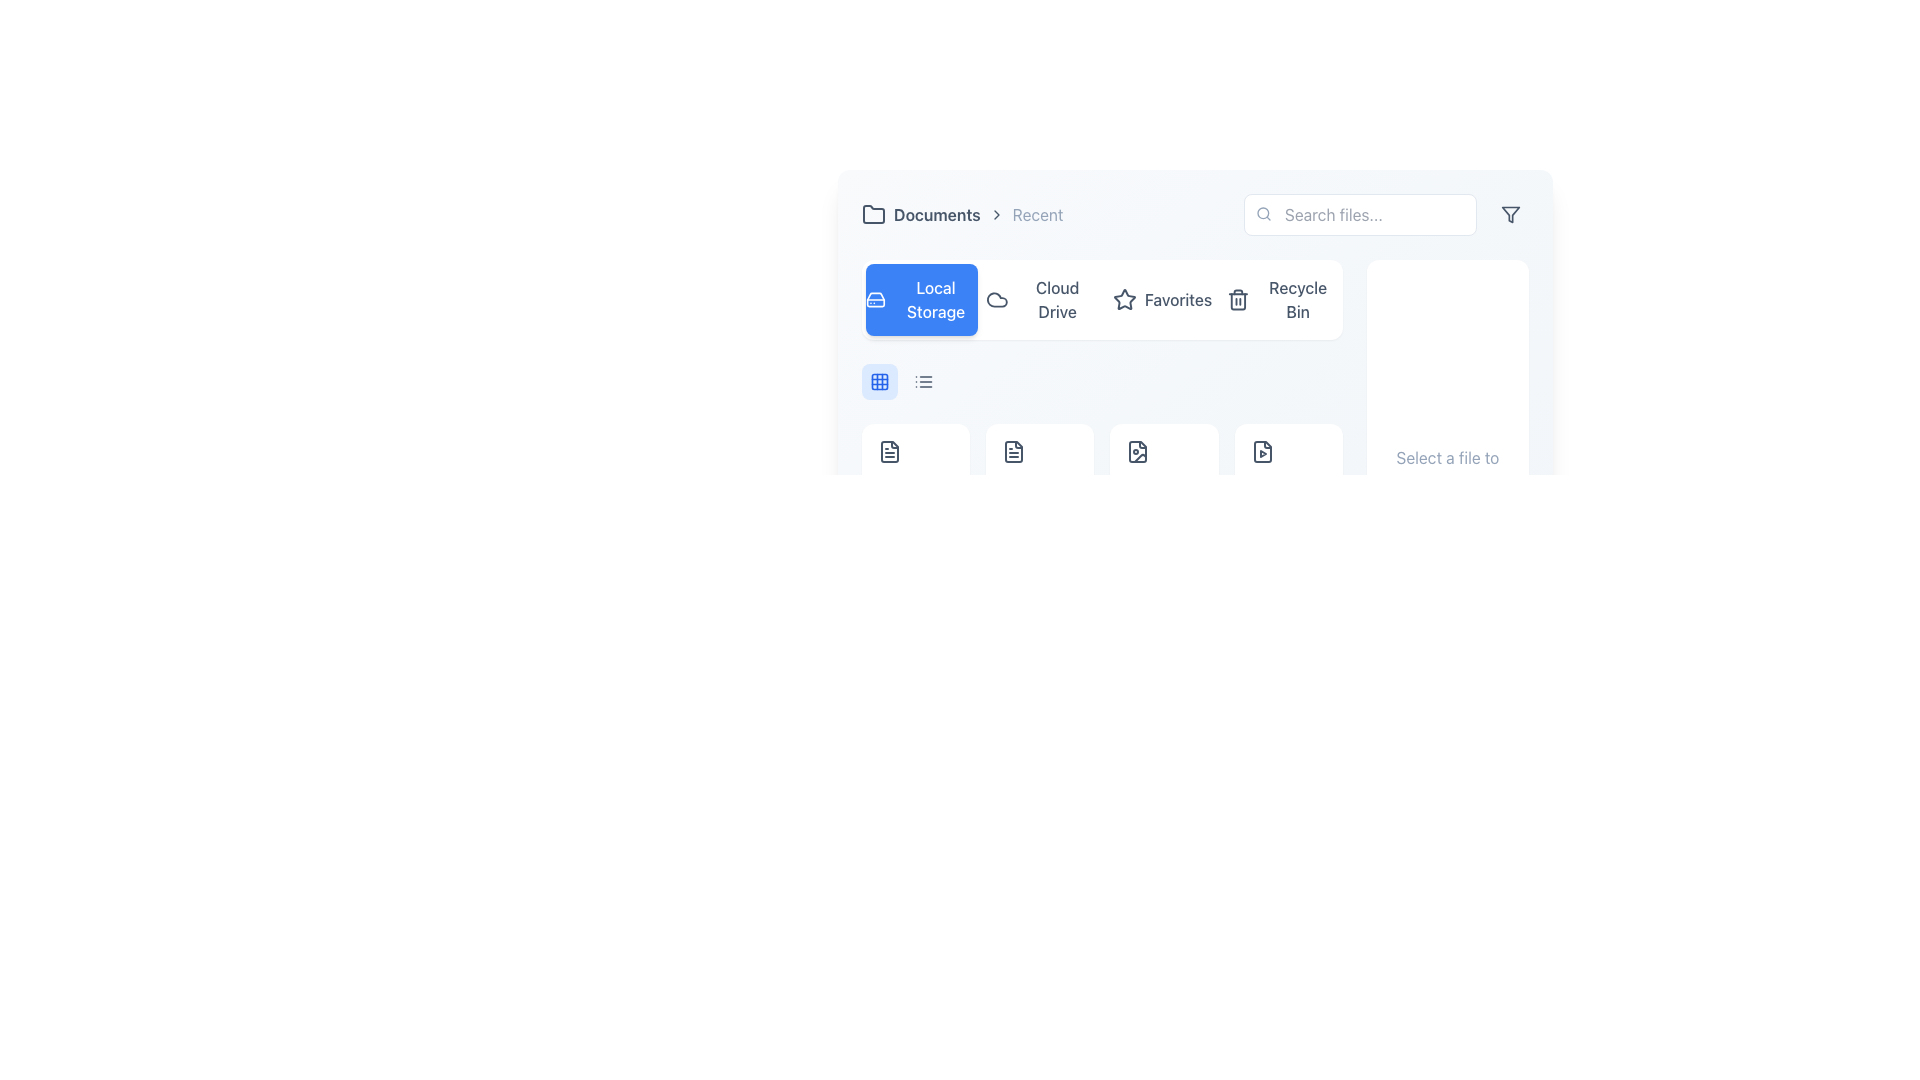 The image size is (1920, 1080). I want to click on to activate the 'Favorites' tab, which is the third tab on the menu bar located between 'Cloud Drive' and 'Recycle Bin', so click(1195, 310).